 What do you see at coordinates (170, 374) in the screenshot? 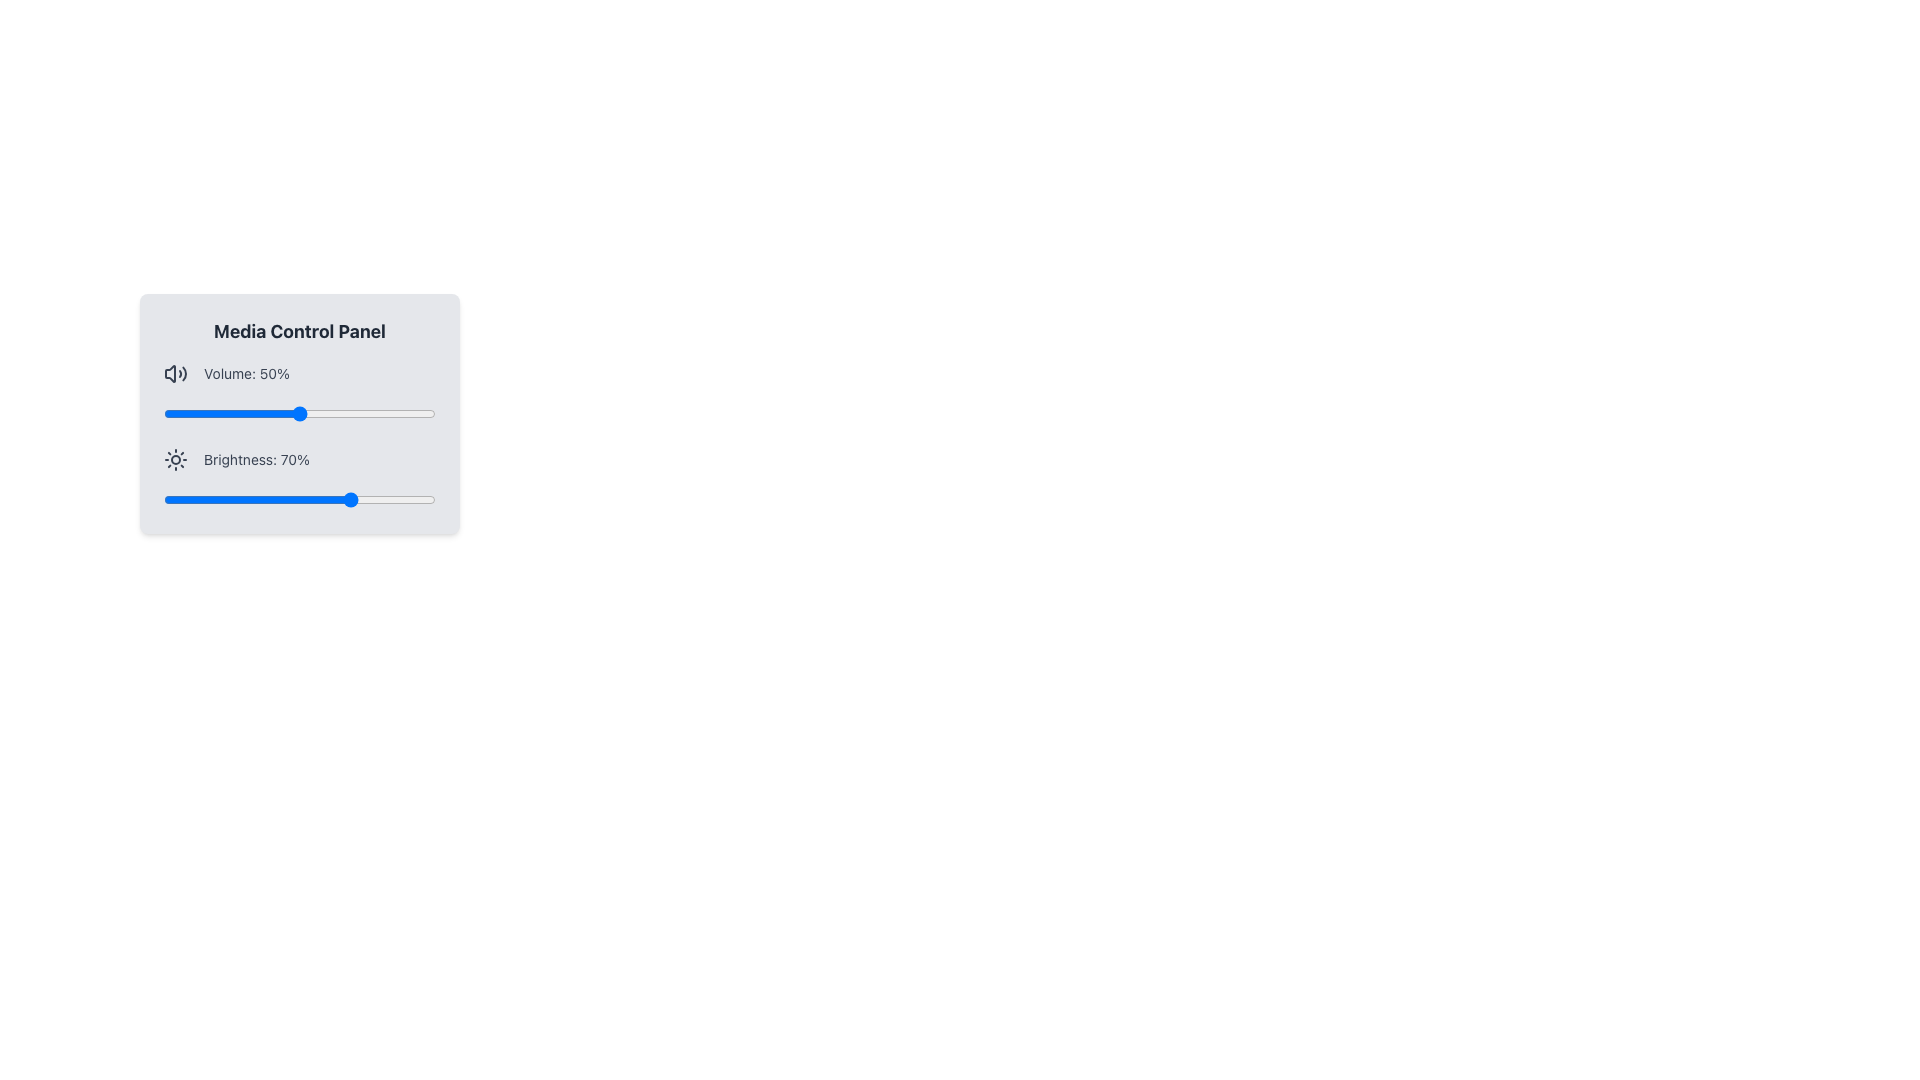
I see `the main body of the speaker icon, which is positioned to the left of the two circular wave indicators` at bounding box center [170, 374].